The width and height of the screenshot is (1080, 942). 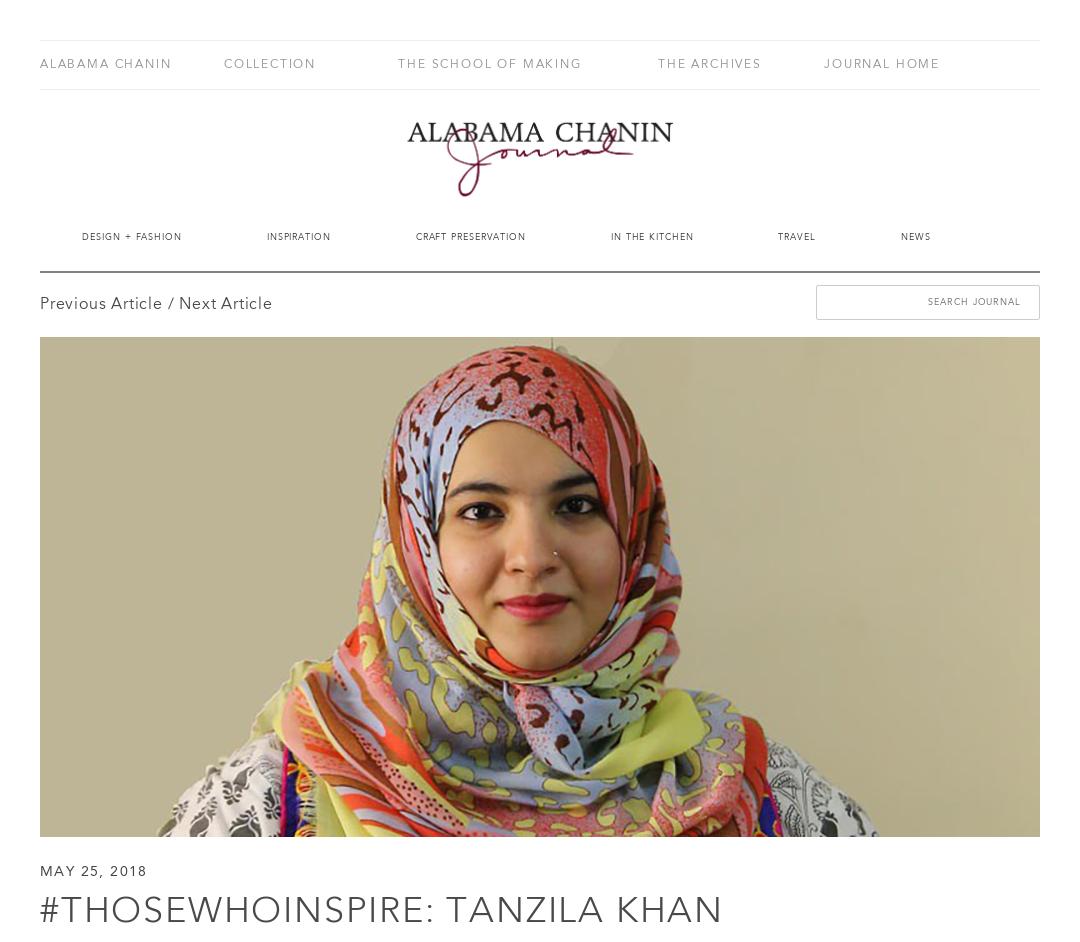 What do you see at coordinates (105, 63) in the screenshot?
I see `'ALABAMA CHANIN'` at bounding box center [105, 63].